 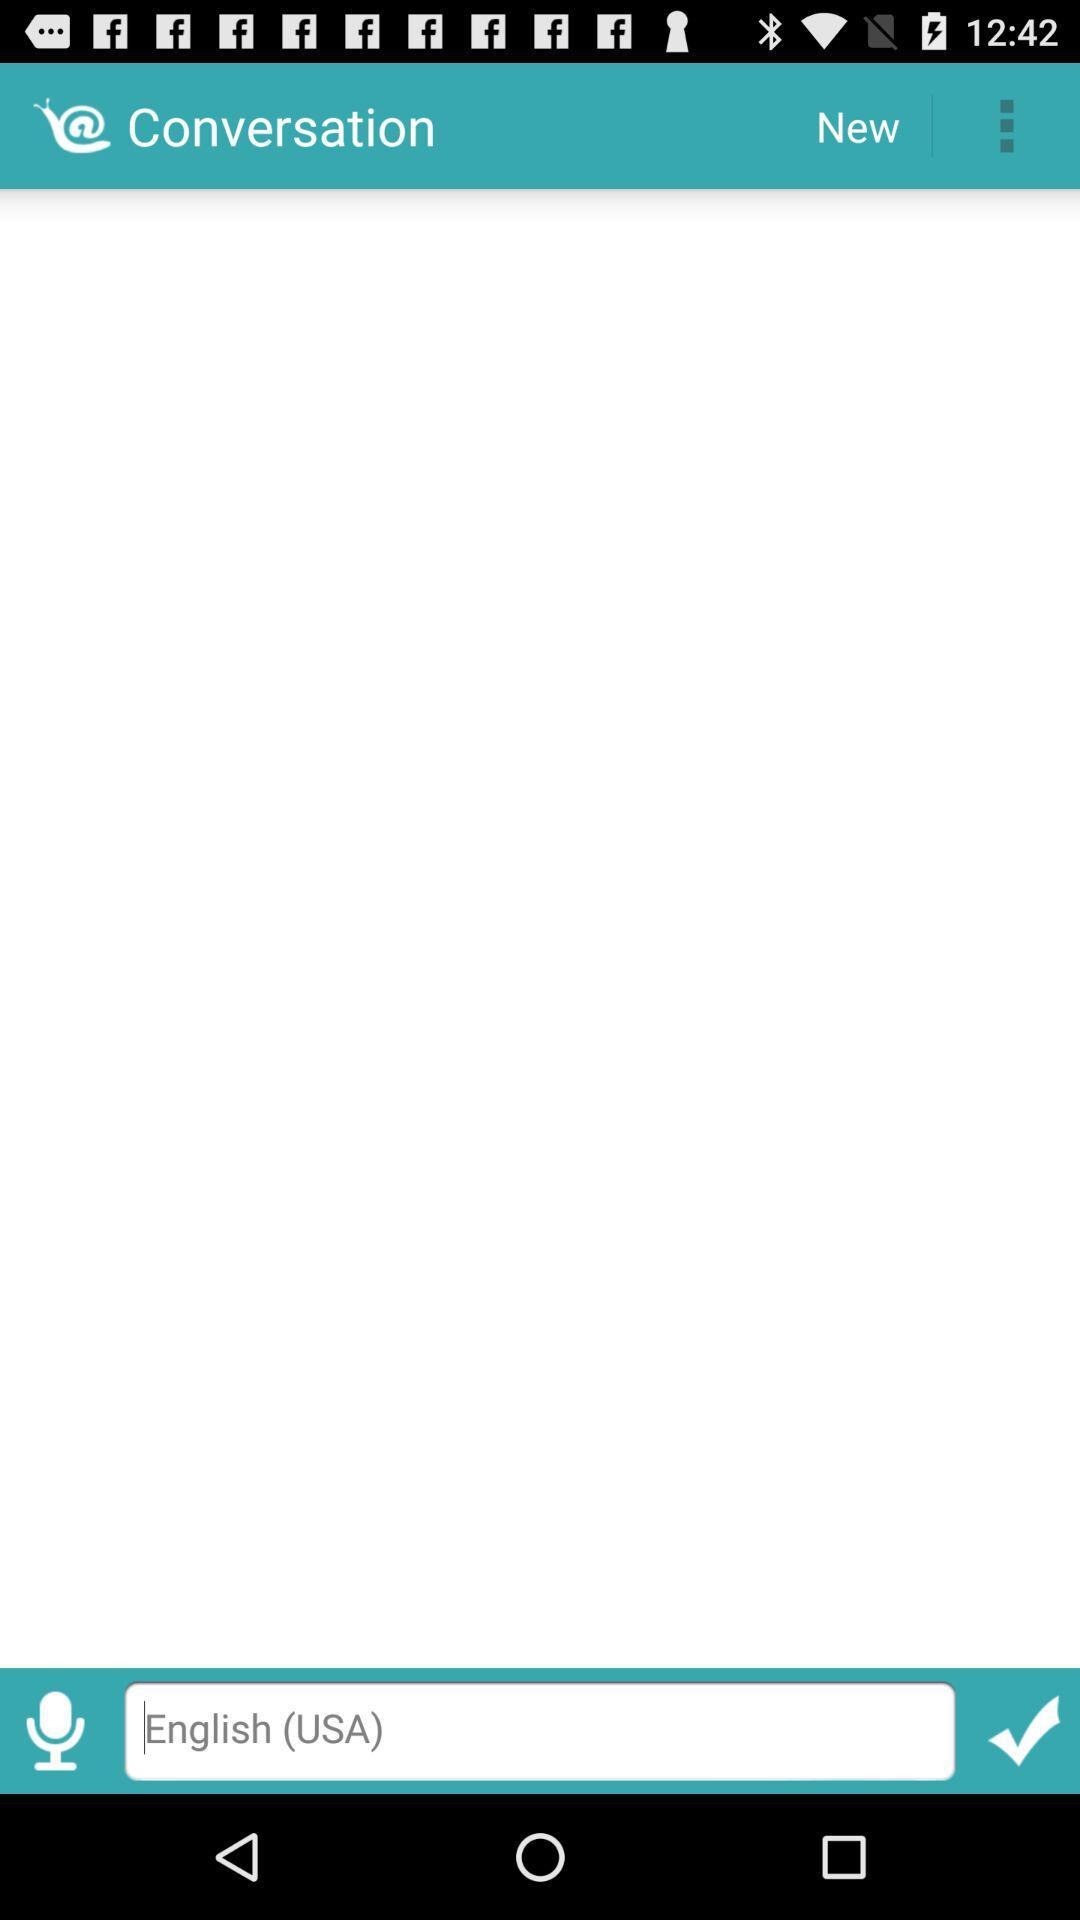 I want to click on the new, so click(x=856, y=124).